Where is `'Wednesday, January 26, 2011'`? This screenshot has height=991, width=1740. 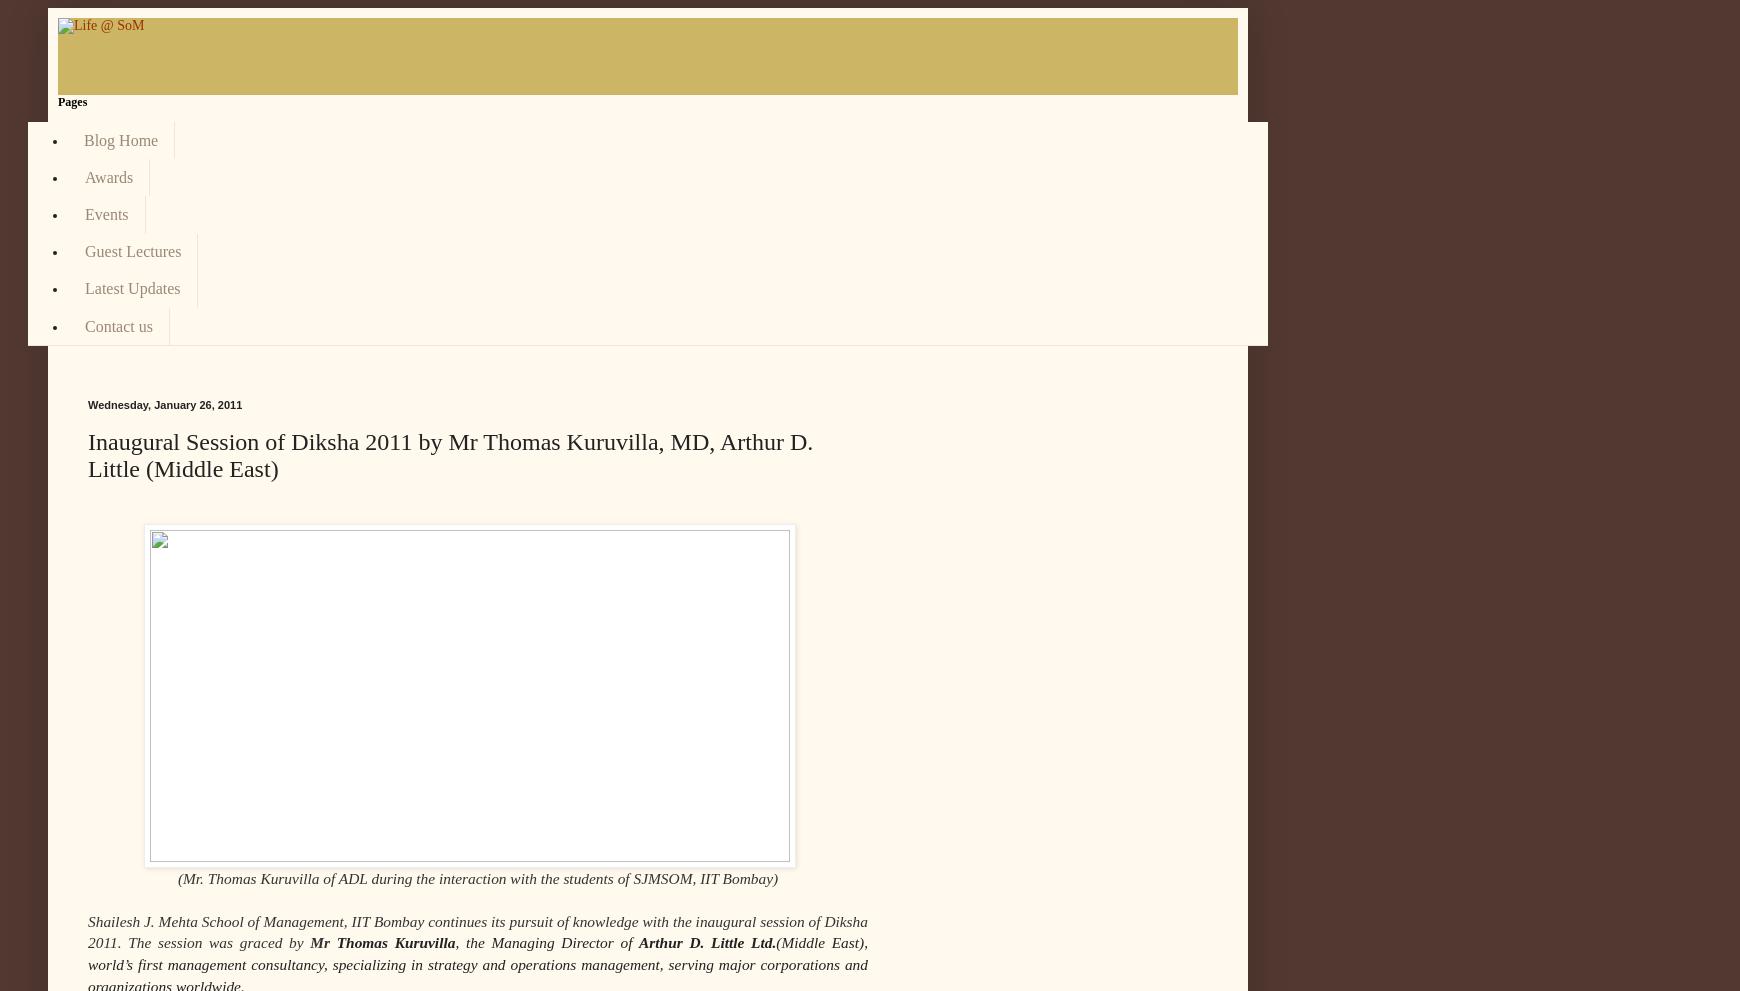
'Wednesday, January 26, 2011' is located at coordinates (87, 404).